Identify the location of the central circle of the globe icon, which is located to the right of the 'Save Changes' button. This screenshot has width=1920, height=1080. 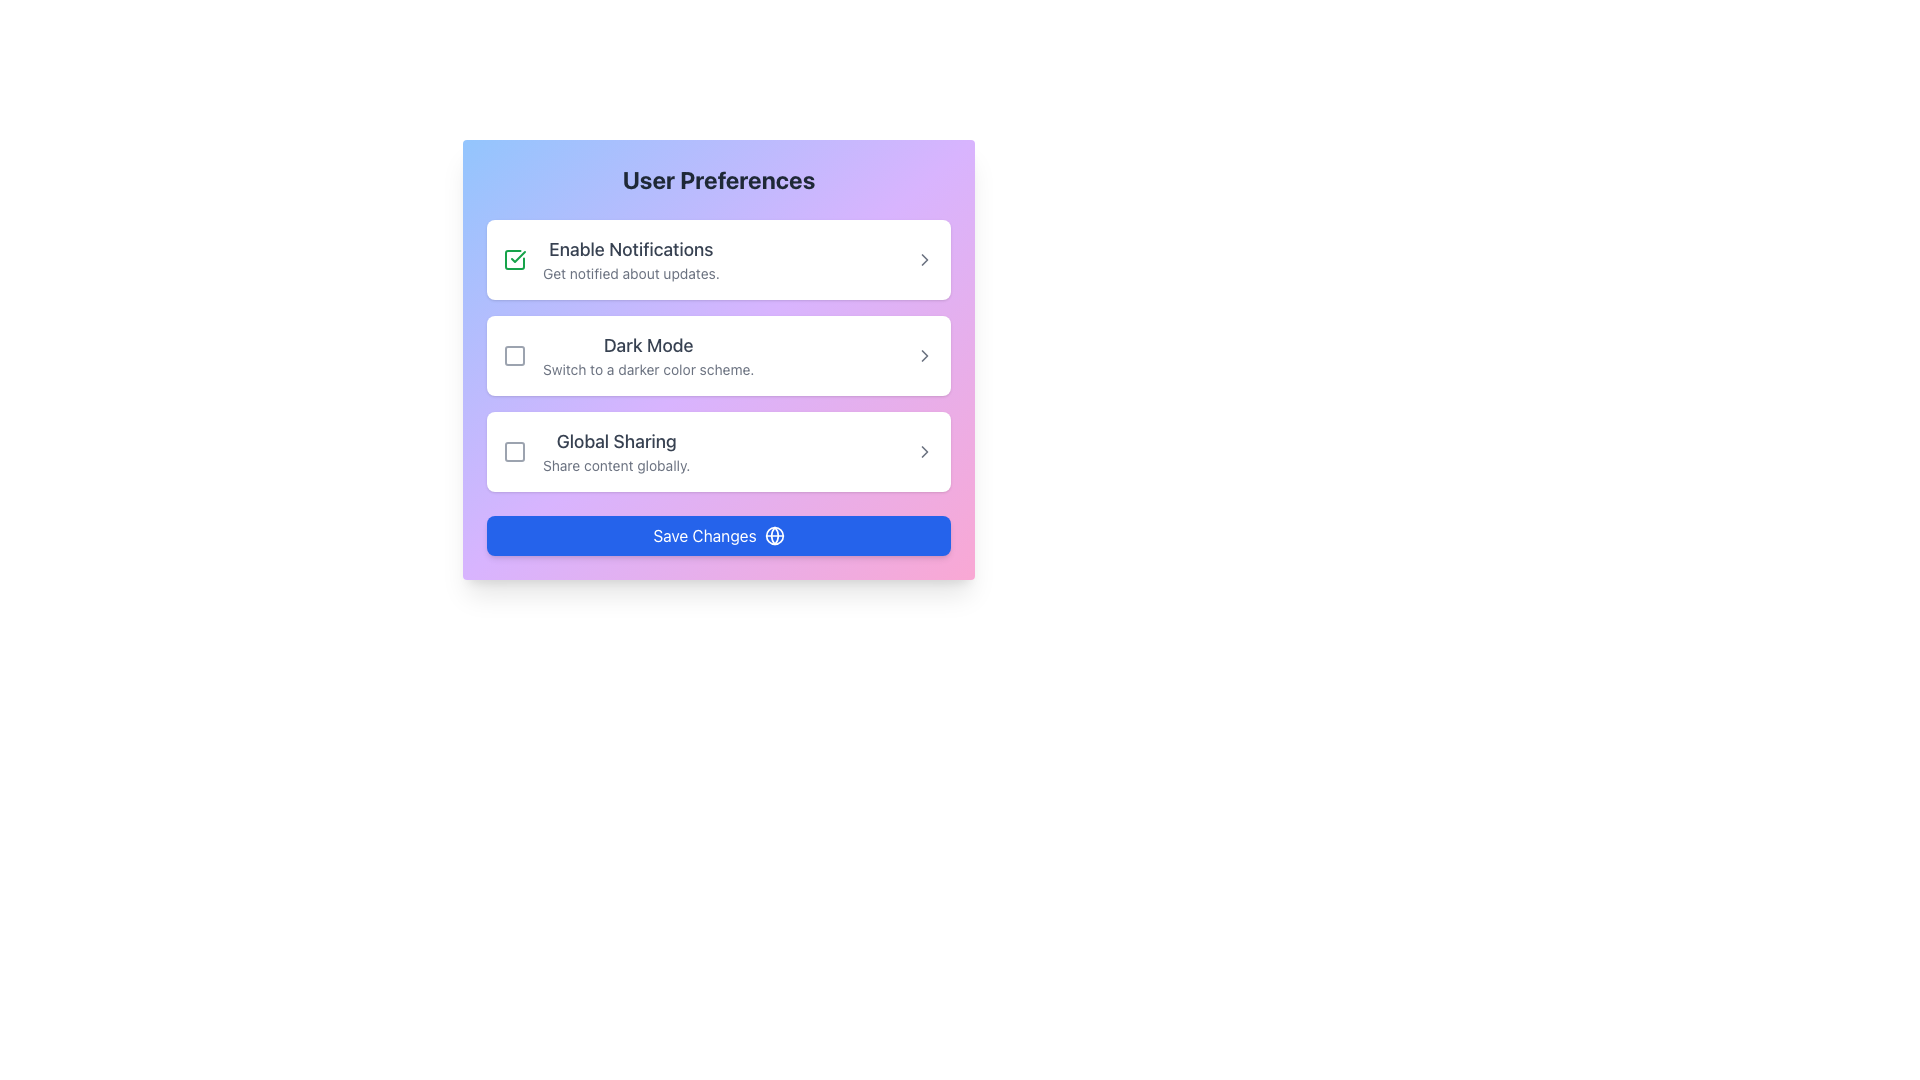
(773, 535).